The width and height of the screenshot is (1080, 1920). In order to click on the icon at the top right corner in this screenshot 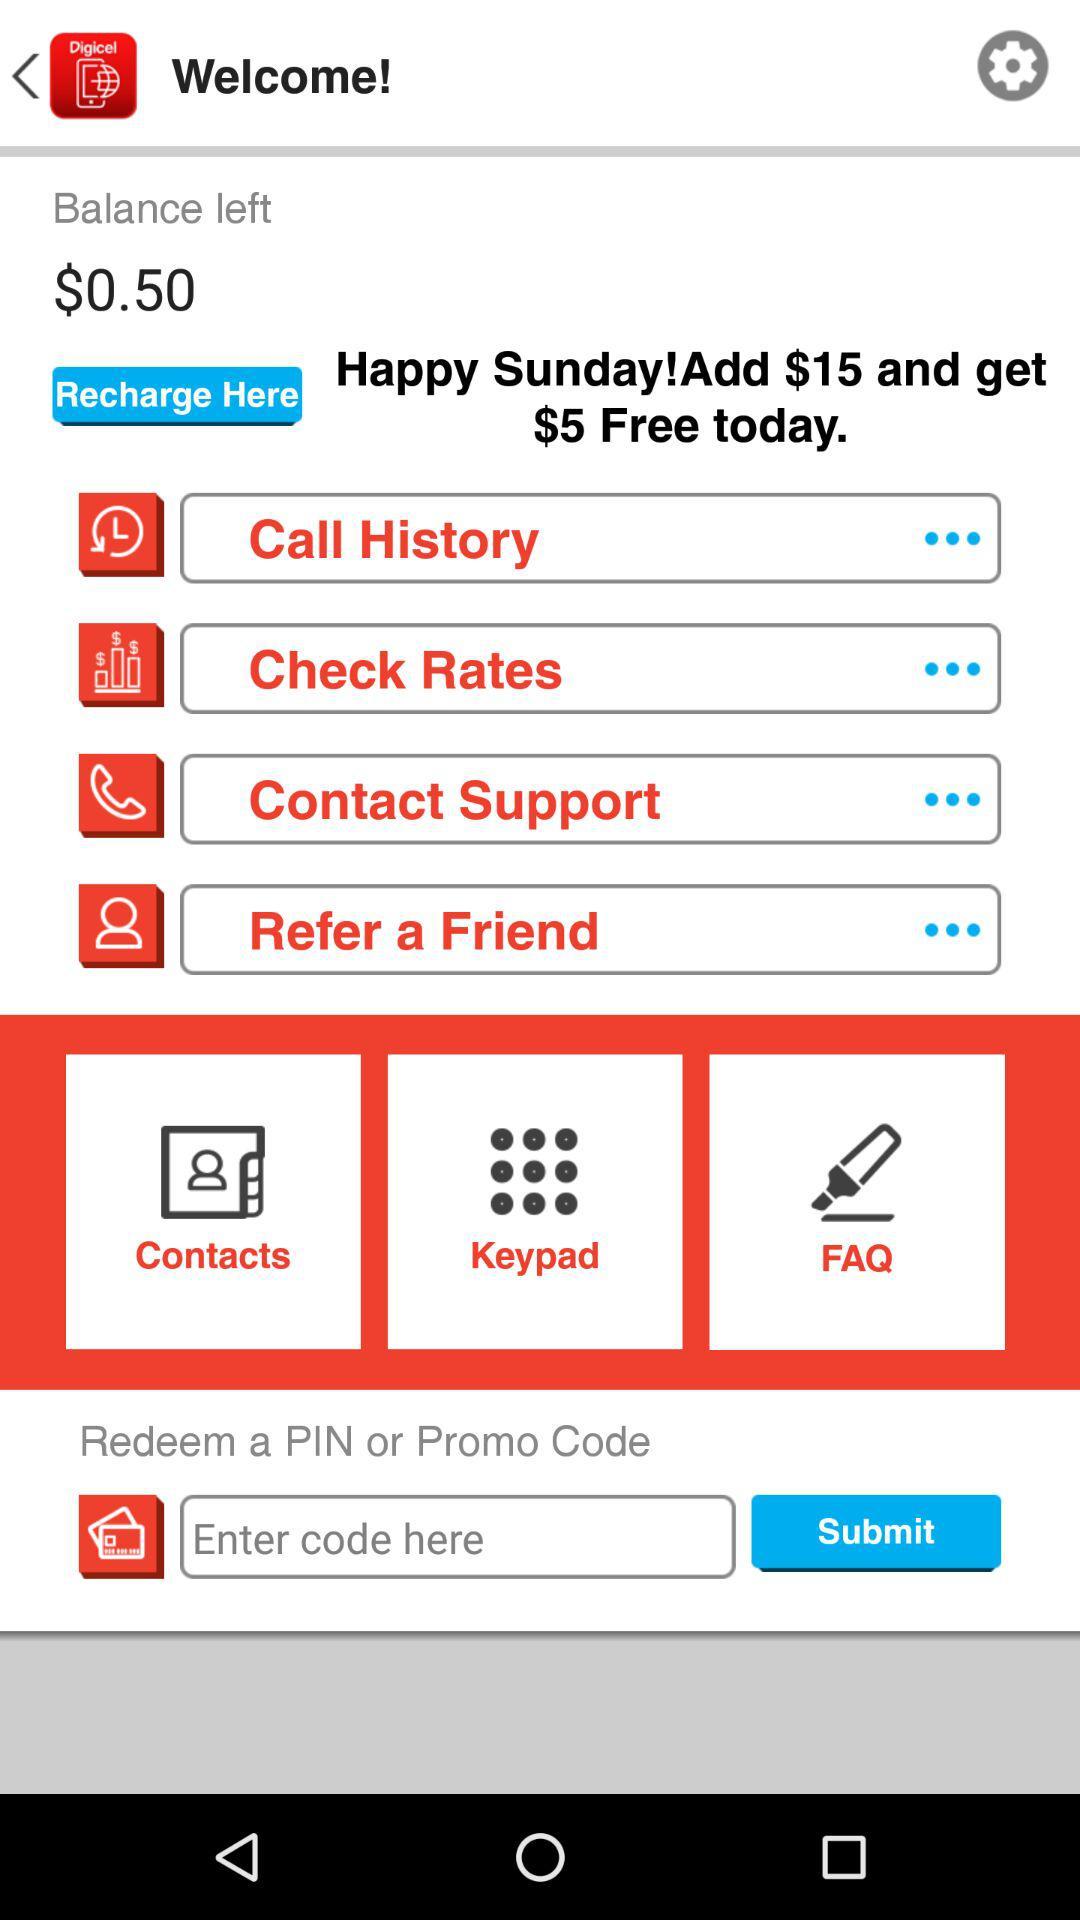, I will do `click(1013, 66)`.